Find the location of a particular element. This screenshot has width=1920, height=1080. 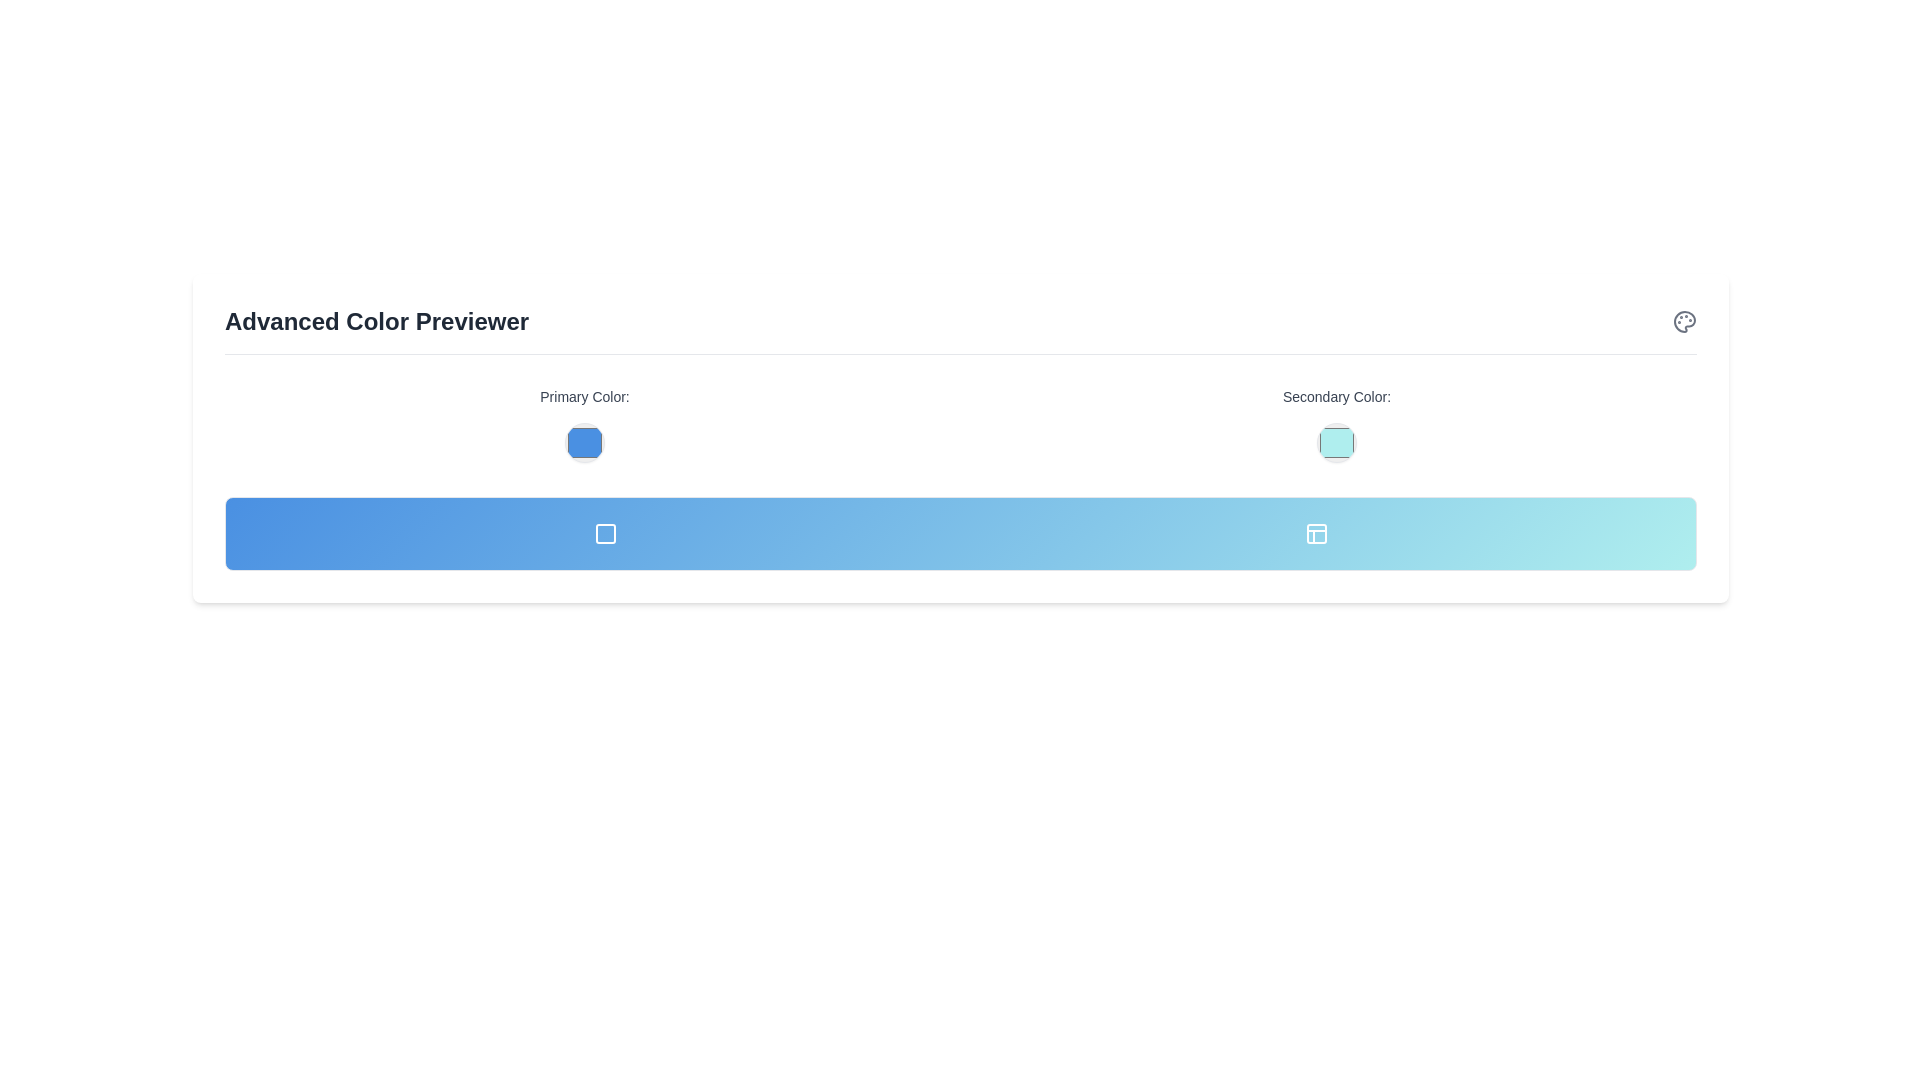

the second icon from the right, which is styled in white on a gradient blue background is located at coordinates (1316, 532).